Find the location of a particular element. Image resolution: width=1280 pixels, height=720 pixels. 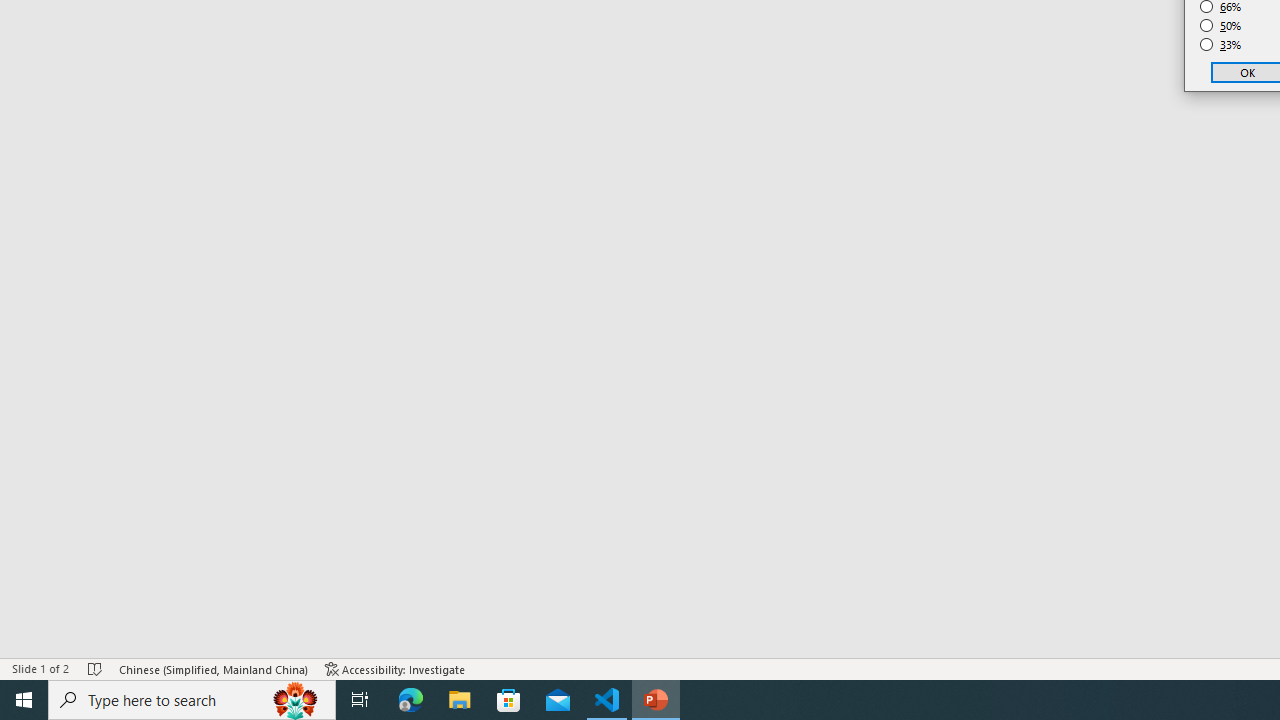

'Microsoft Edge' is located at coordinates (410, 698).